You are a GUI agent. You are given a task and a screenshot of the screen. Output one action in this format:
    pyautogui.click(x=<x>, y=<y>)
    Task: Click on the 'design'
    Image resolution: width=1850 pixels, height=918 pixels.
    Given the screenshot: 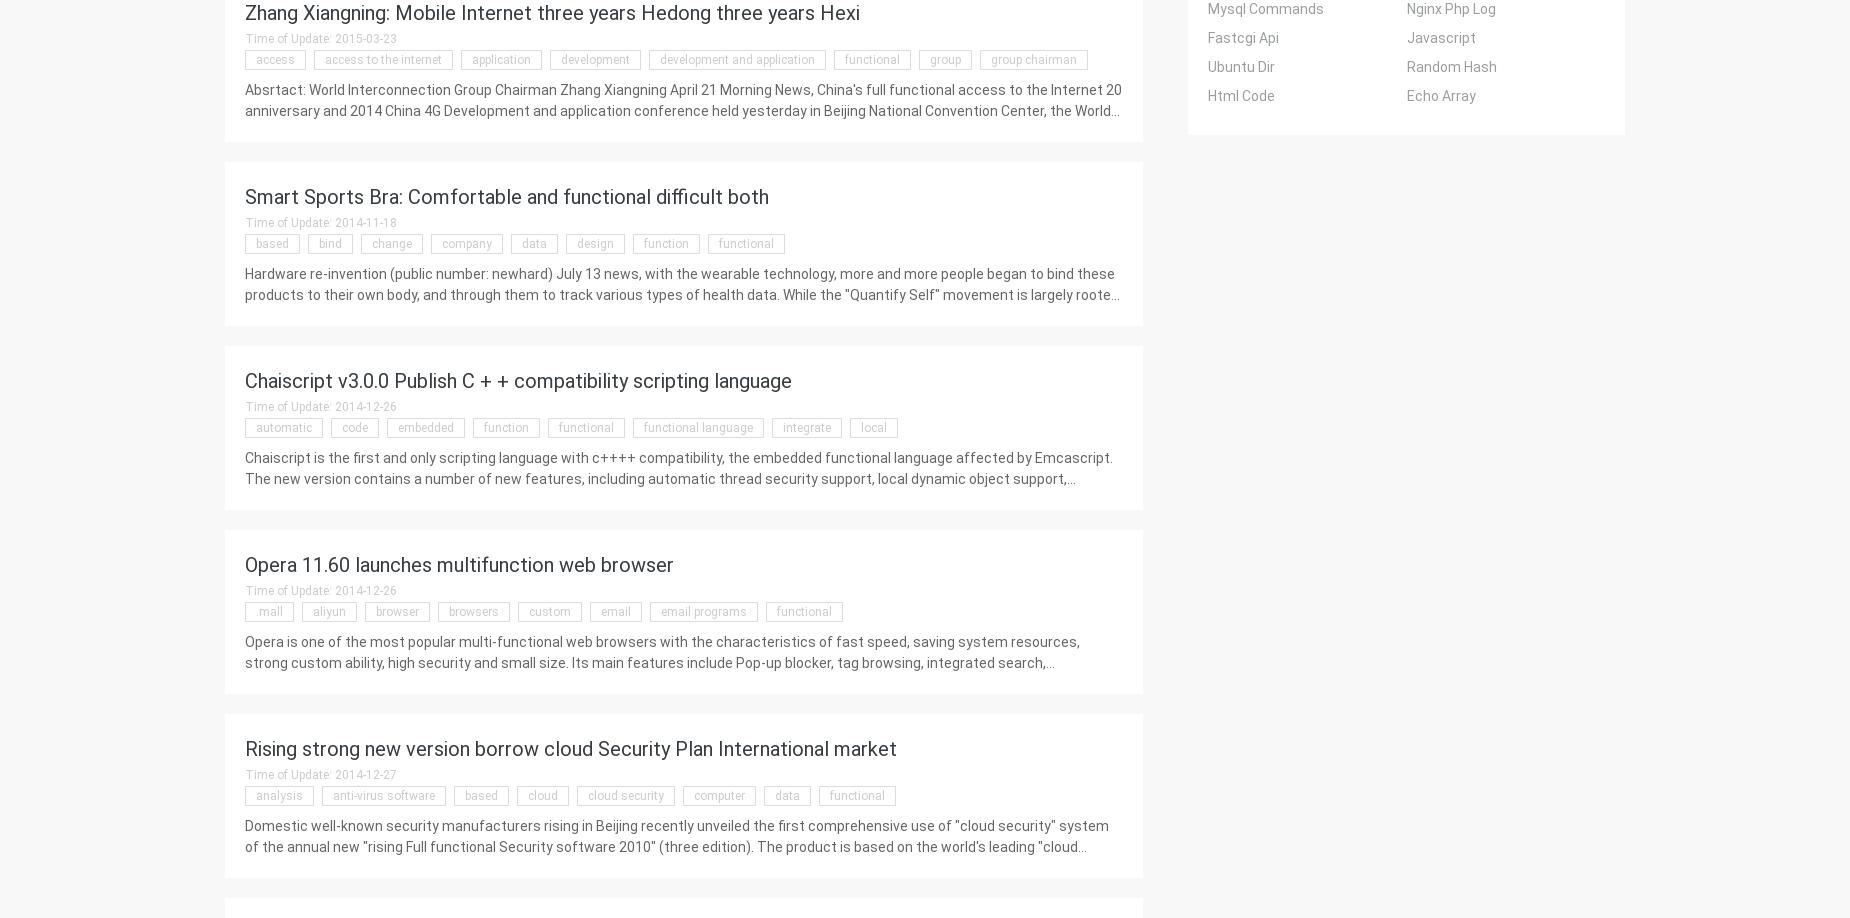 What is the action you would take?
    pyautogui.click(x=577, y=243)
    